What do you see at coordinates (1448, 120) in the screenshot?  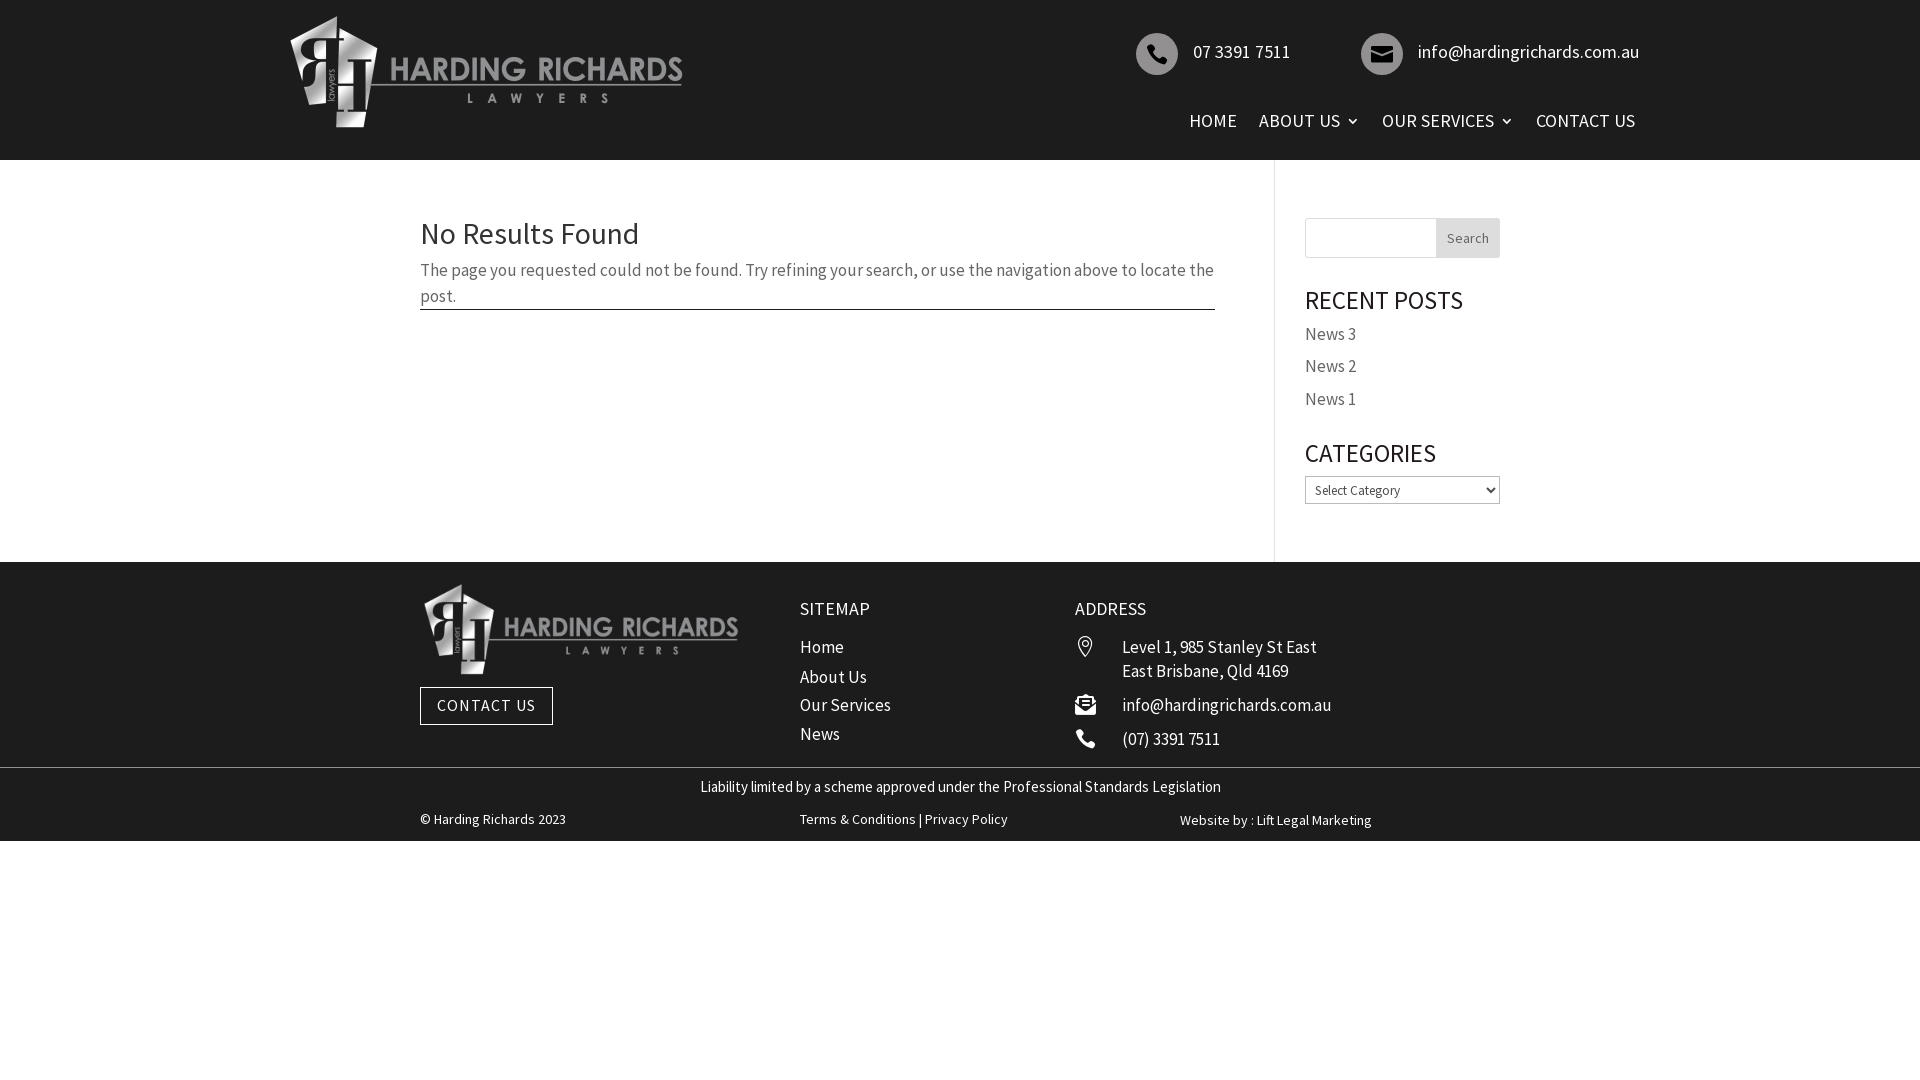 I see `'OUR SERVICES'` at bounding box center [1448, 120].